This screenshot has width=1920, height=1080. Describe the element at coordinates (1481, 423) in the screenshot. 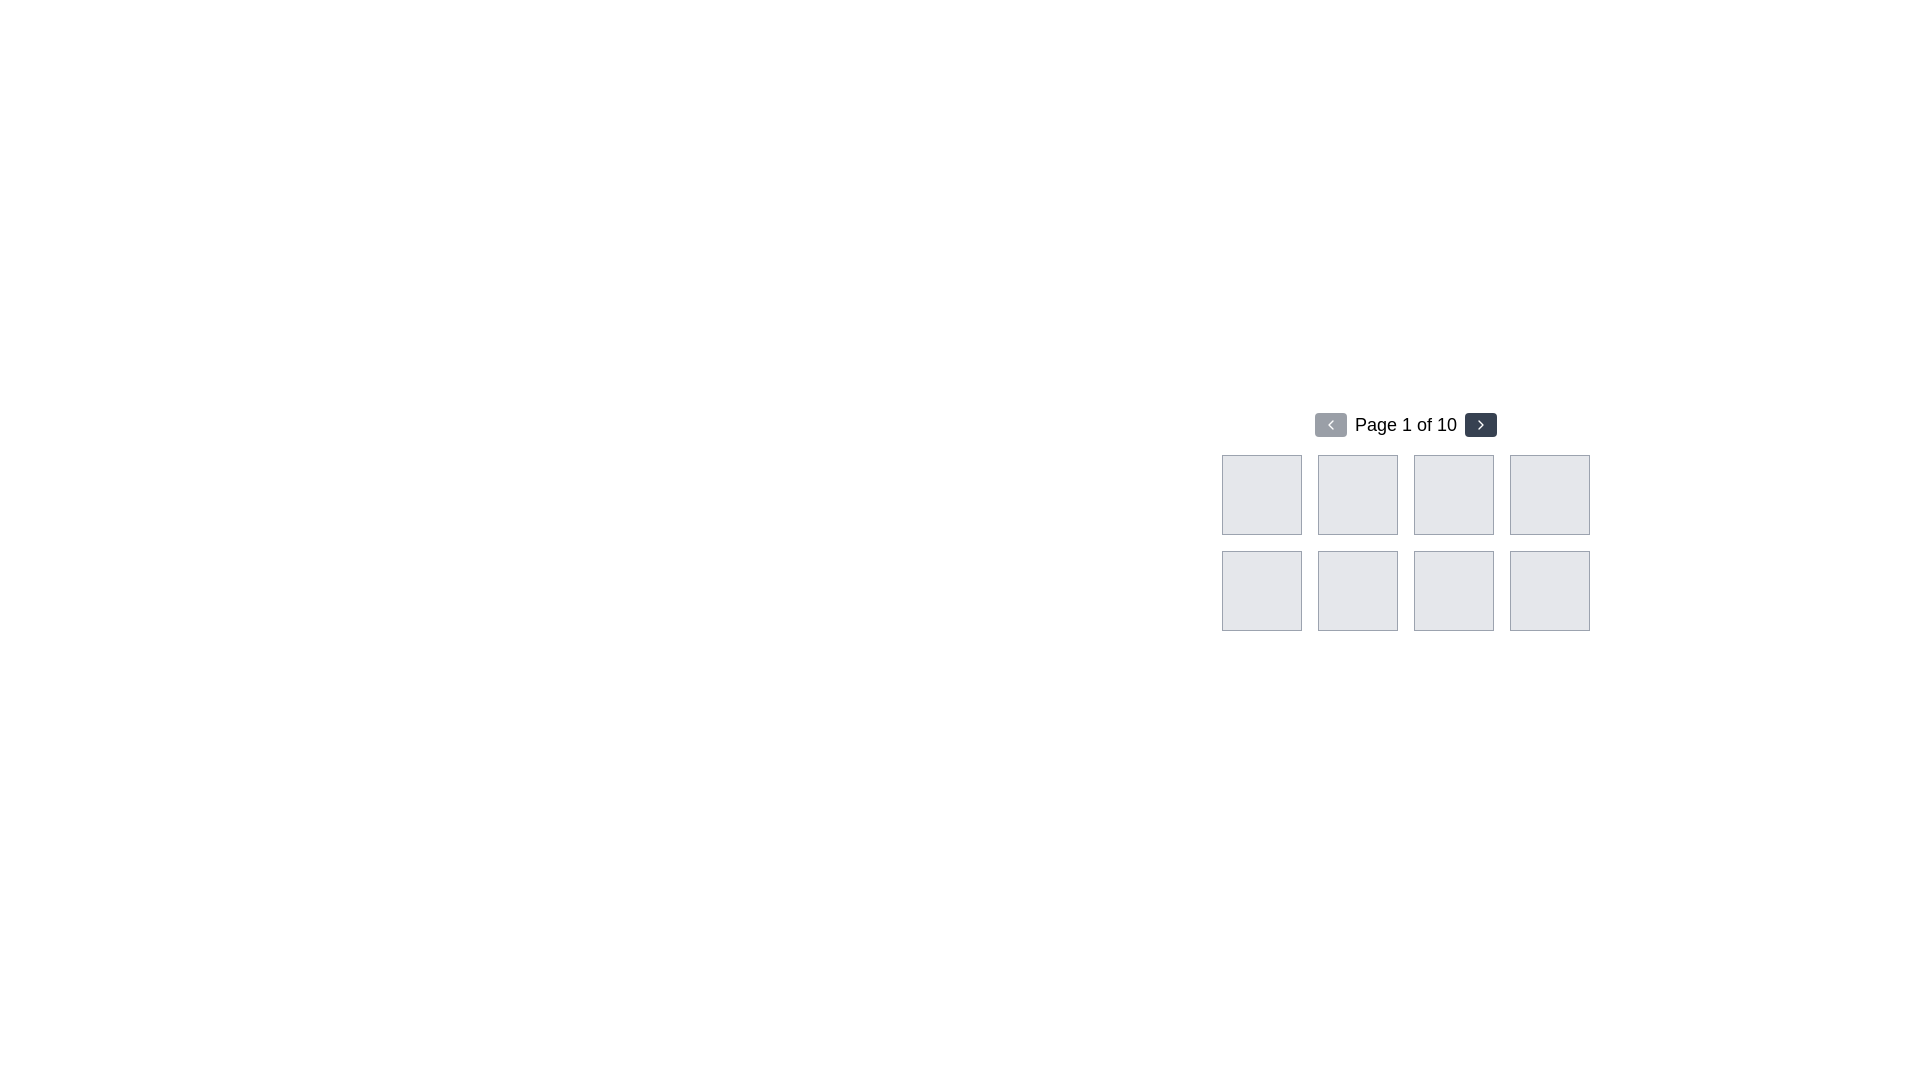

I see `the right-pointing chevron icon with a minimalistic design located at the top-right section of the interface, part of the pagination control` at that location.